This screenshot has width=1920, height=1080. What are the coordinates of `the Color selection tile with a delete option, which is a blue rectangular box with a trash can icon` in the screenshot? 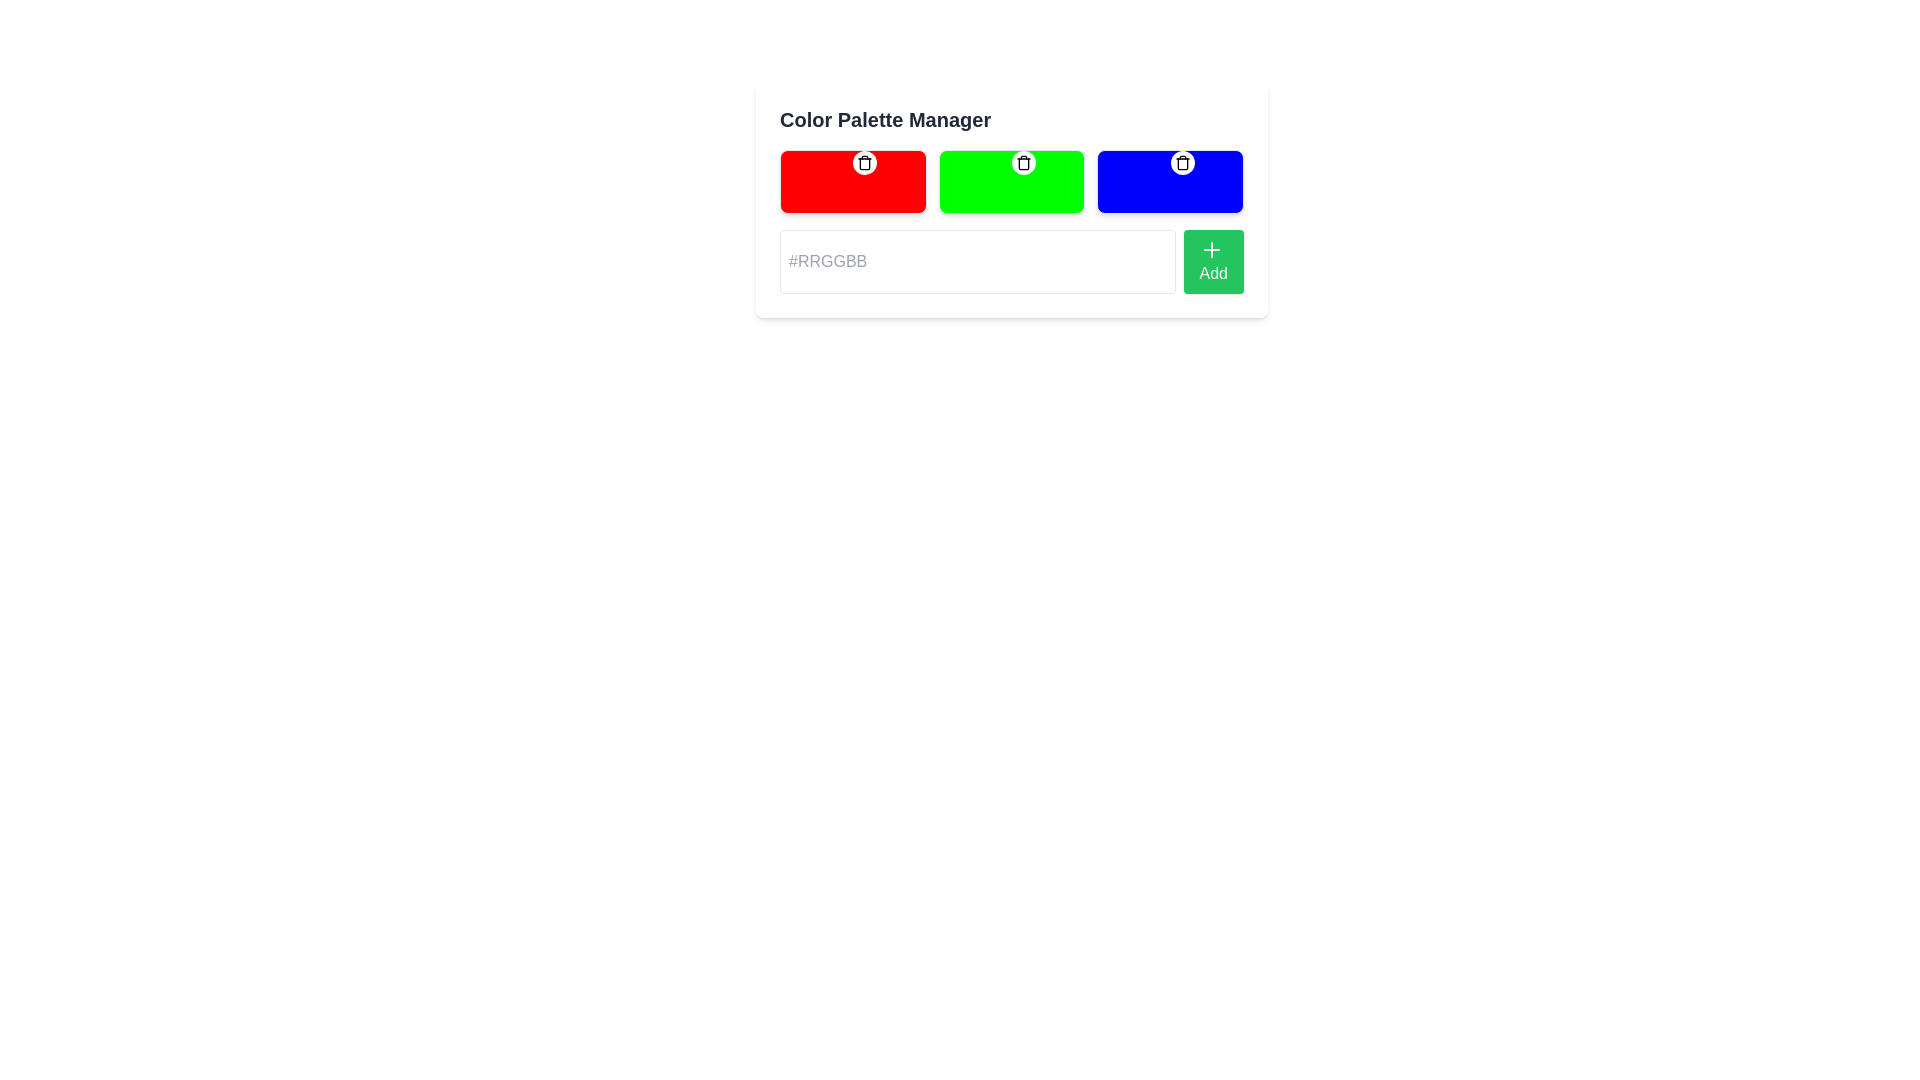 It's located at (1170, 181).